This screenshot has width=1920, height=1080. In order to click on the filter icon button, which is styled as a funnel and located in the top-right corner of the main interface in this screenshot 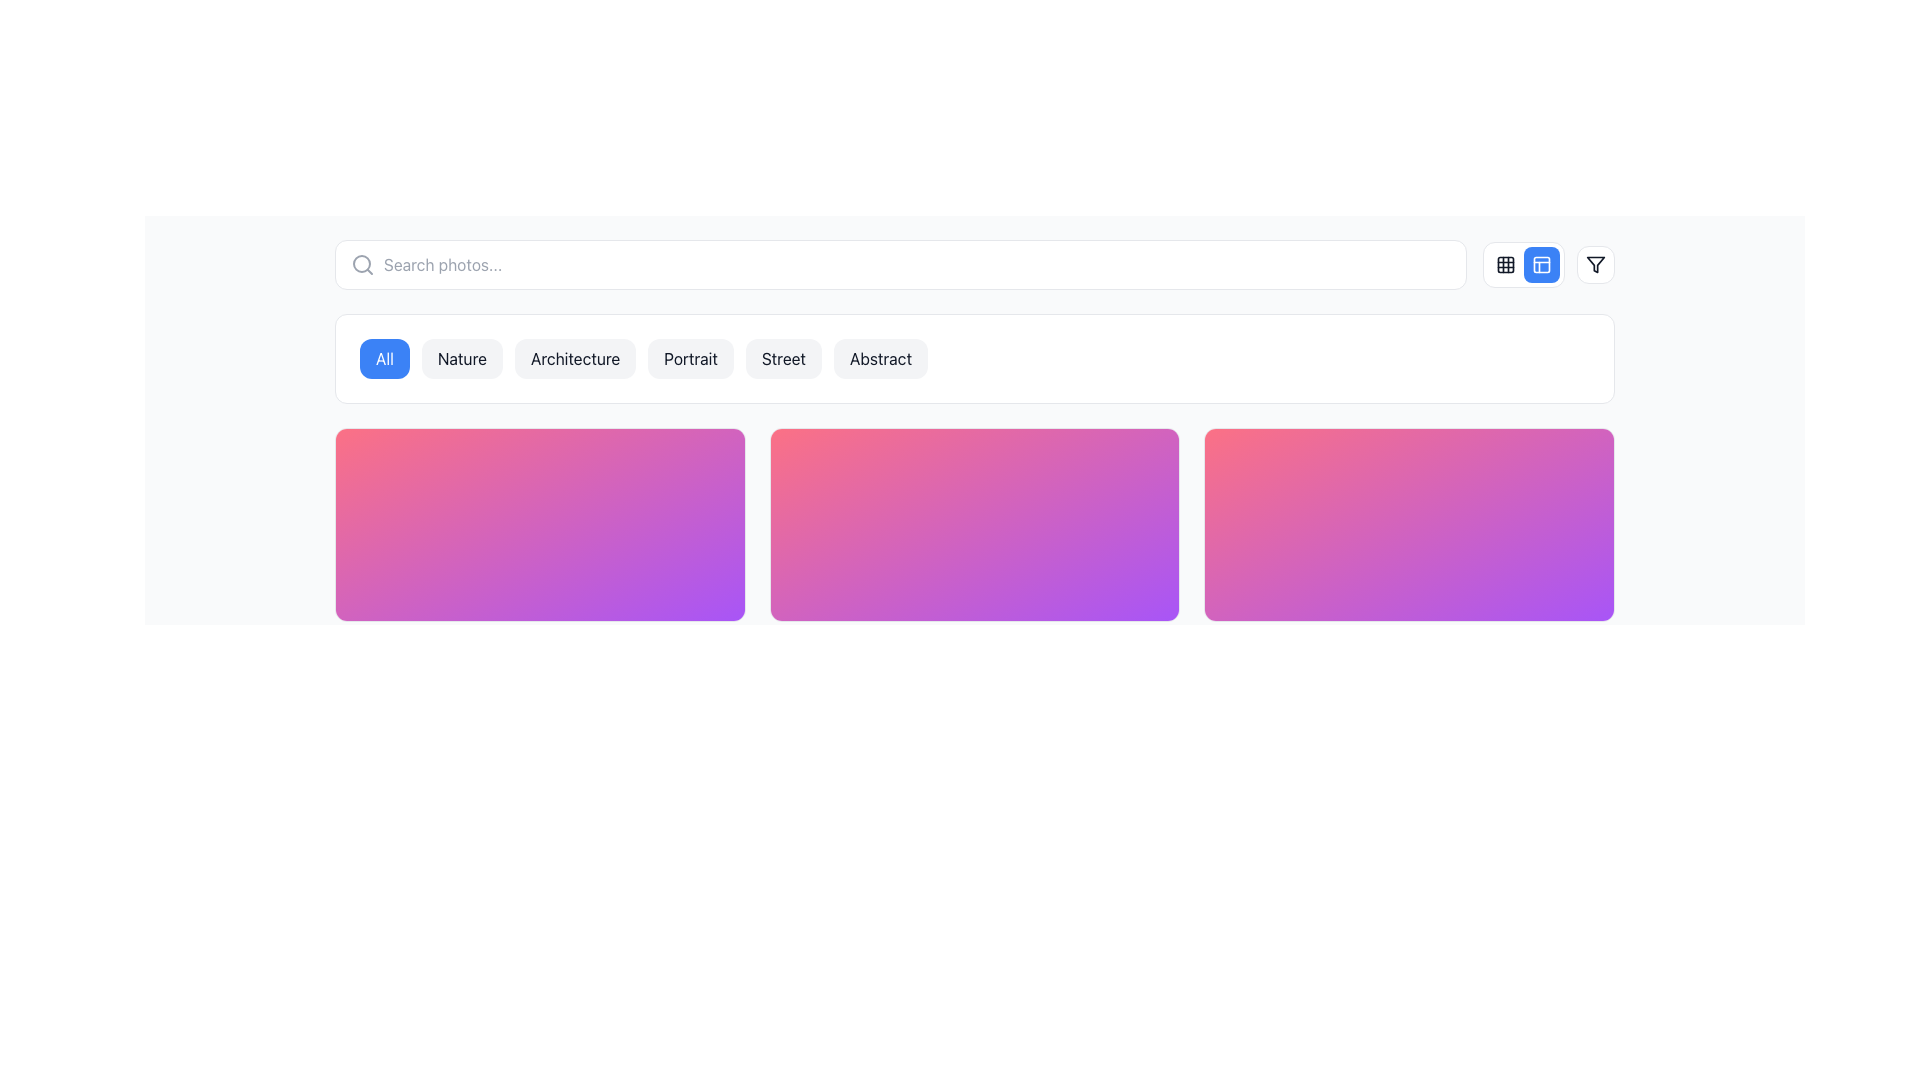, I will do `click(1595, 264)`.